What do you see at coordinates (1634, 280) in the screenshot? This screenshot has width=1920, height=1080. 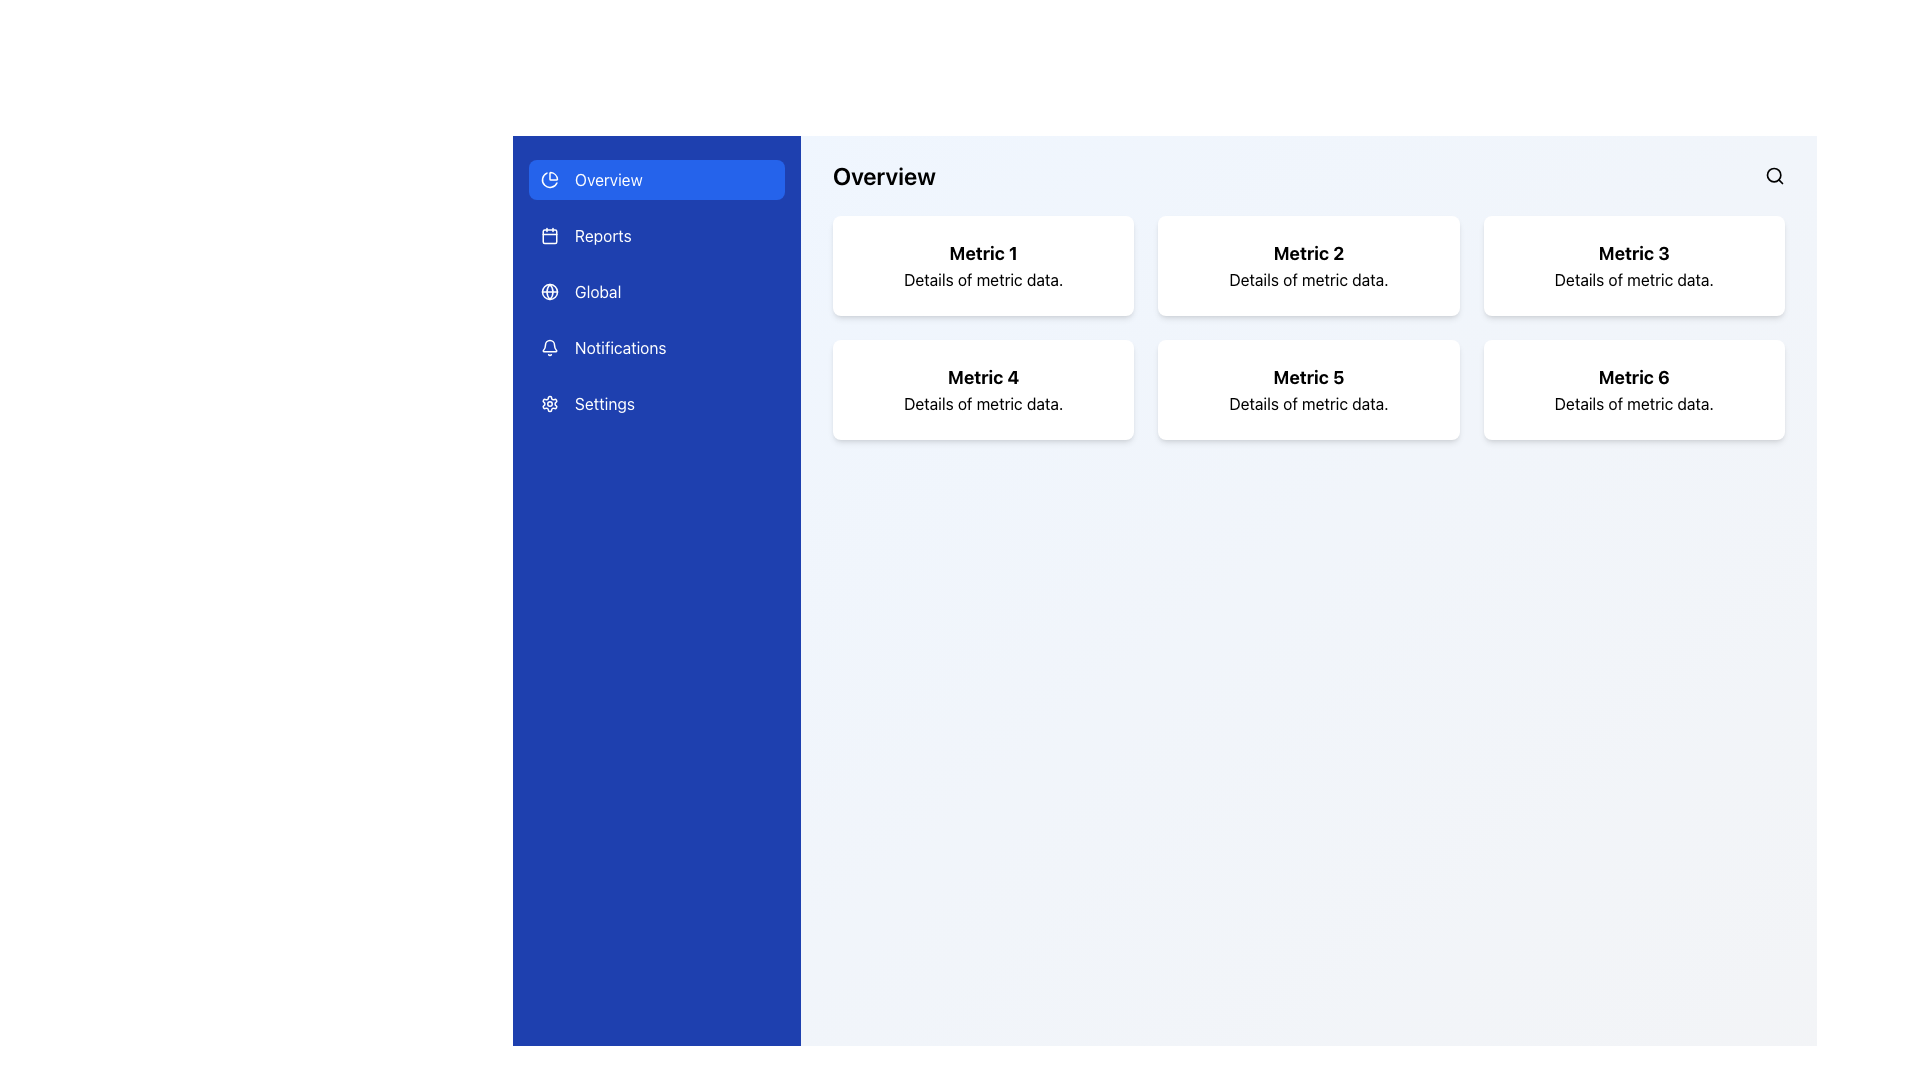 I see `the text label that displays 'Details of metric data.' located within the card titled 'Metric 3' in the top-right corner of the grid layout` at bounding box center [1634, 280].